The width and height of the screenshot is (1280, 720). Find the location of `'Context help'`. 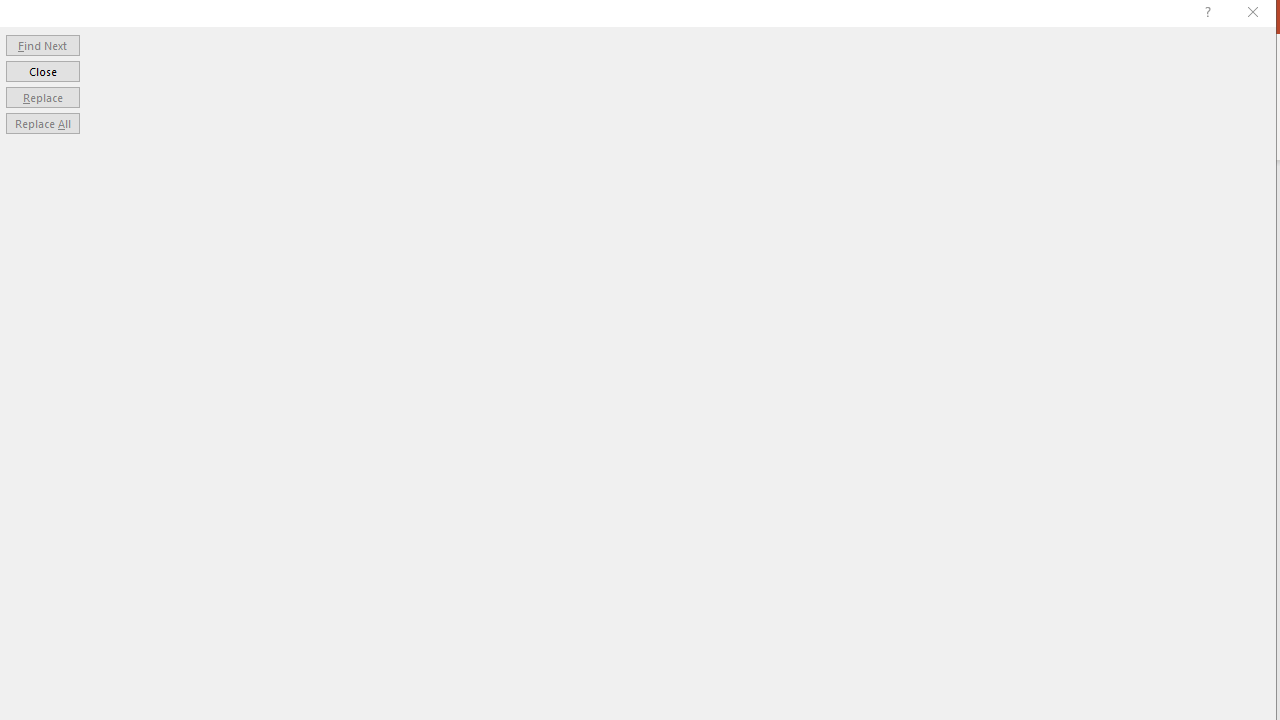

'Context help' is located at coordinates (1205, 15).